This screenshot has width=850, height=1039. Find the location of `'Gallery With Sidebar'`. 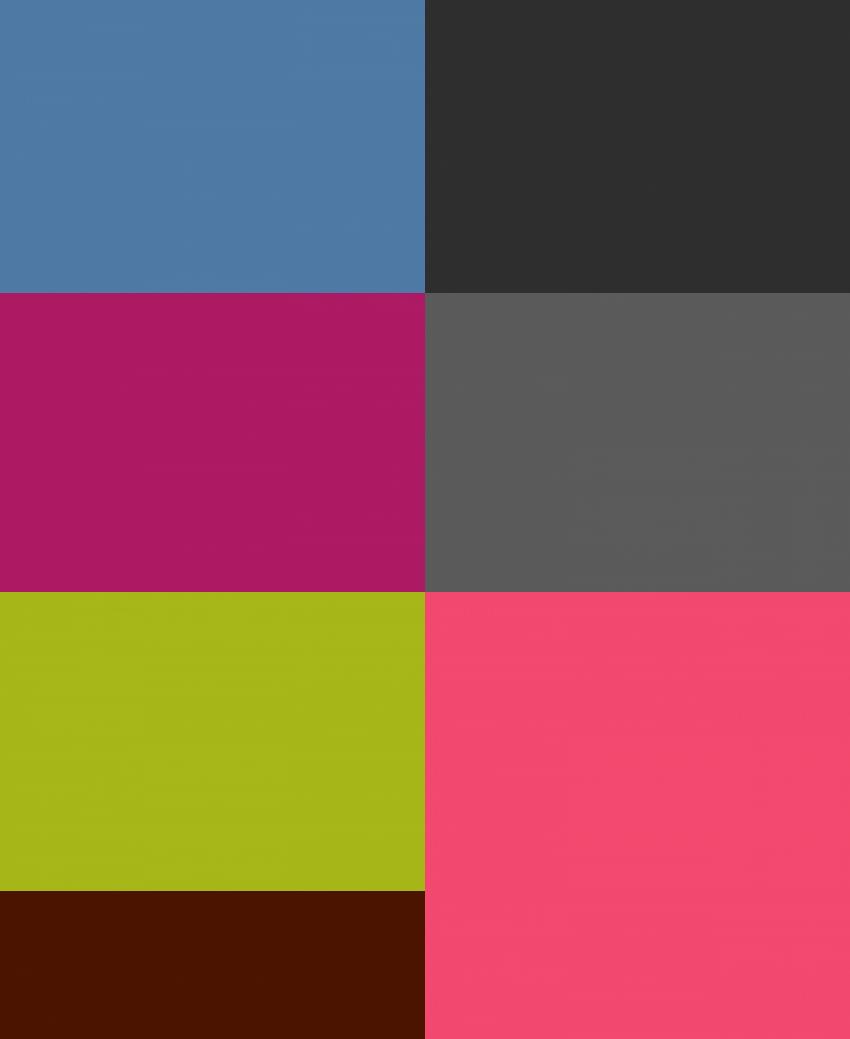

'Gallery With Sidebar' is located at coordinates (134, 740).